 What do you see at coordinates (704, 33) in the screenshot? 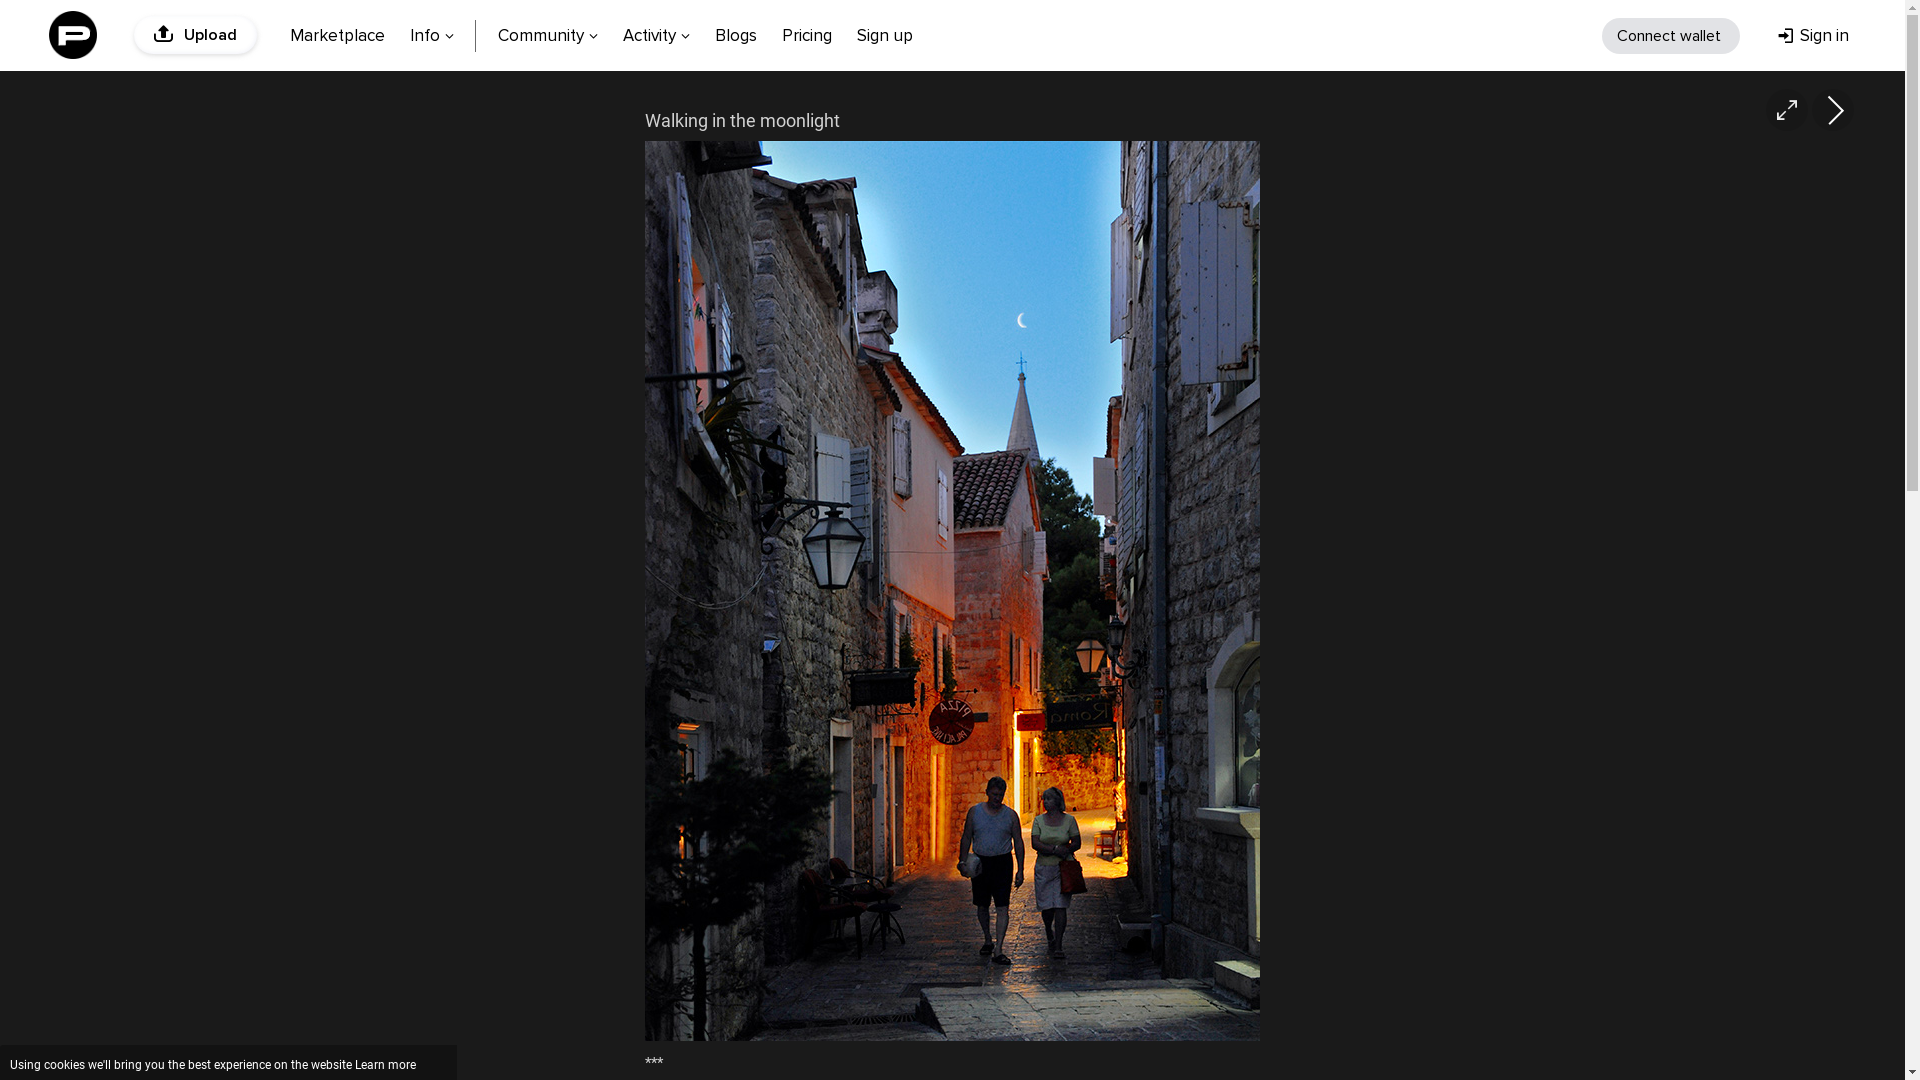
I see `'Blogs'` at bounding box center [704, 33].